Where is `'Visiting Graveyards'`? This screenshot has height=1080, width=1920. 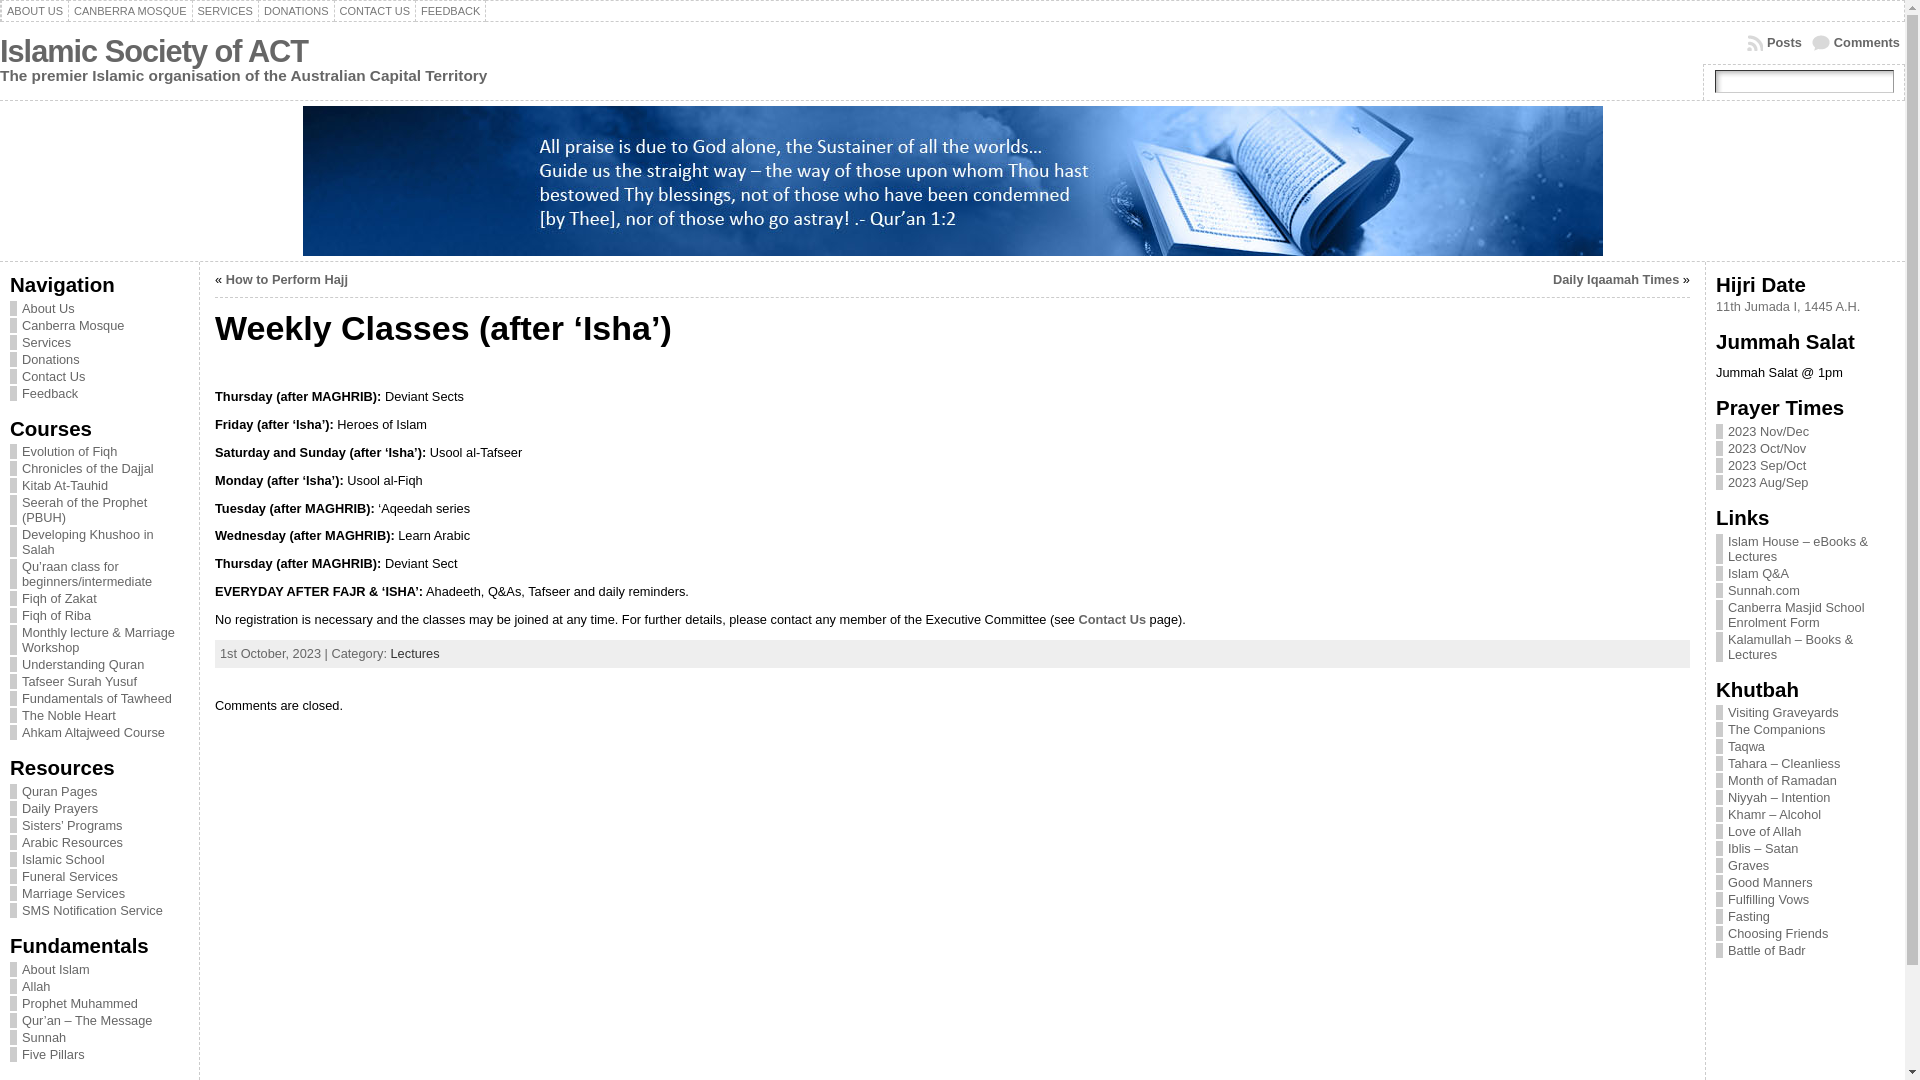
'Visiting Graveyards' is located at coordinates (1783, 711).